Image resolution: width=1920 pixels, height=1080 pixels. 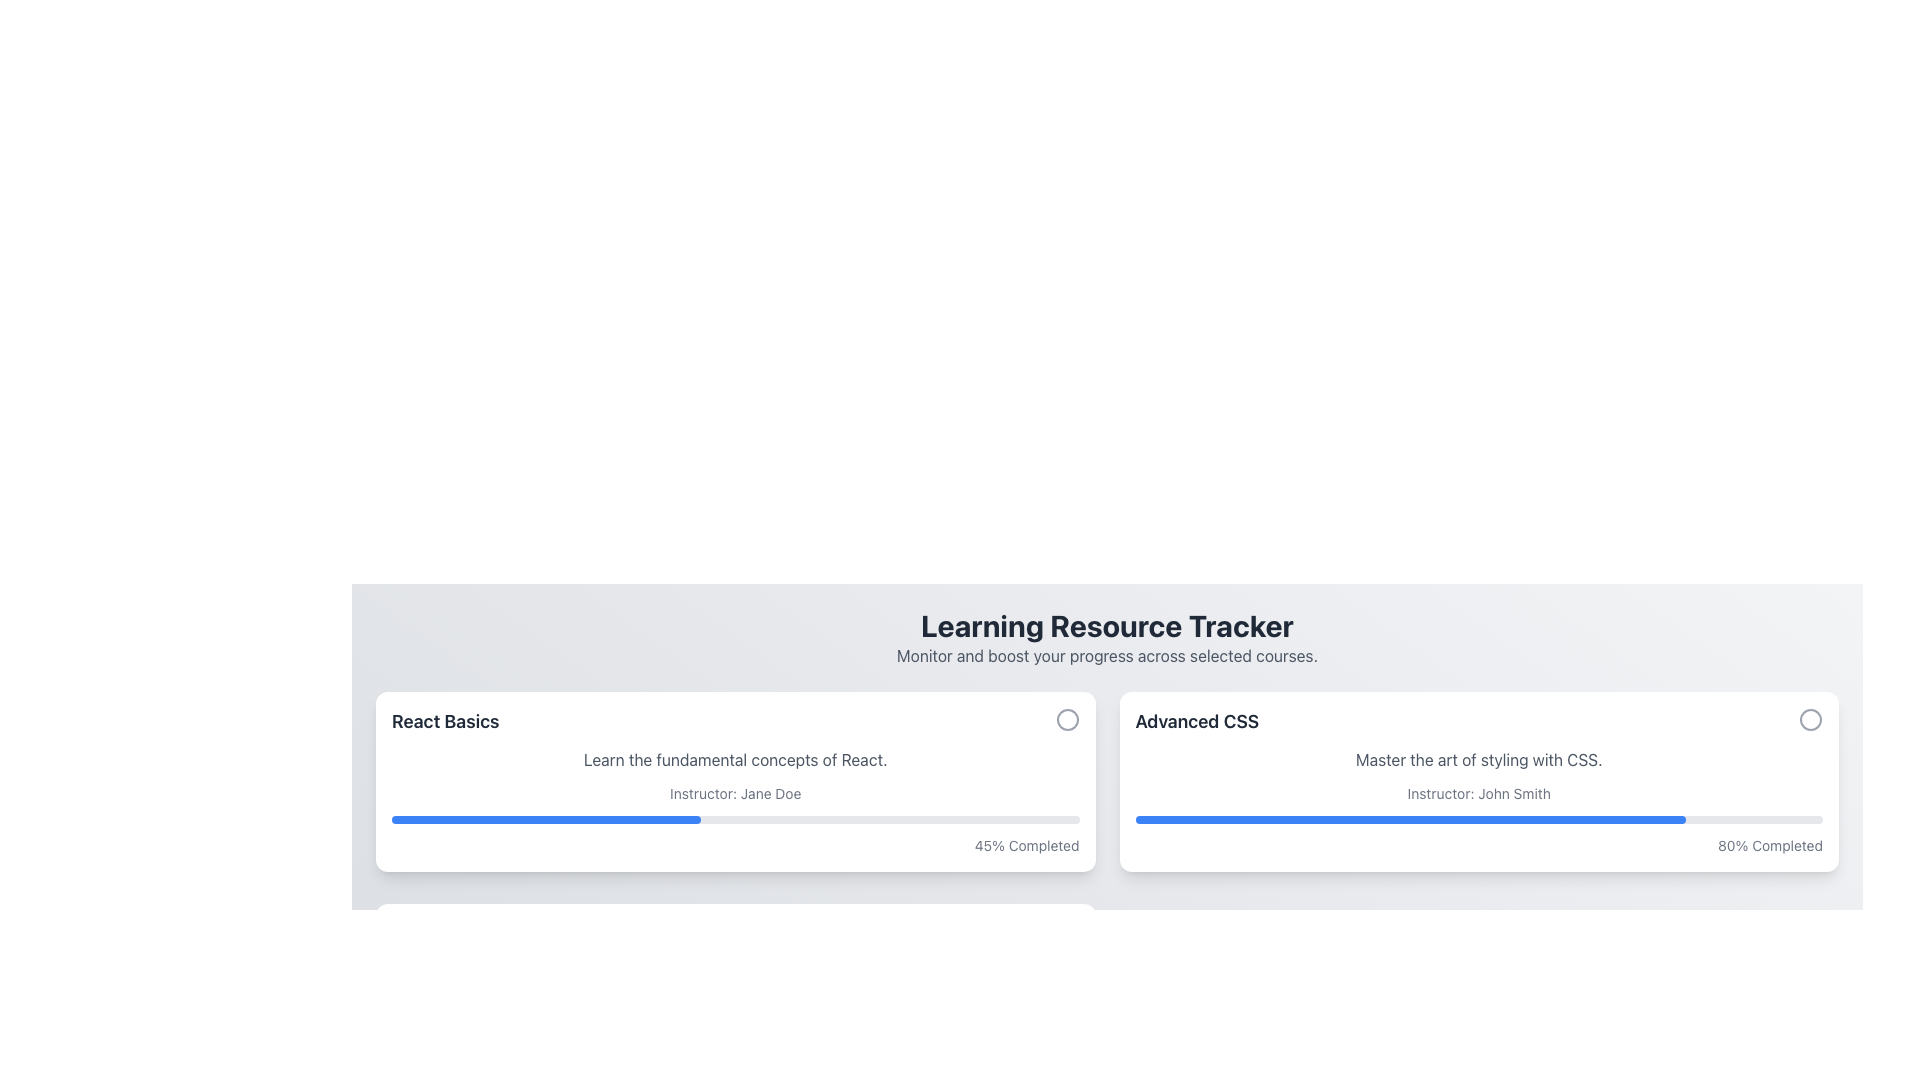 I want to click on the SVG circle icon located in the top-right corner of the left card containing the 'React Basics' course details, so click(x=1066, y=720).